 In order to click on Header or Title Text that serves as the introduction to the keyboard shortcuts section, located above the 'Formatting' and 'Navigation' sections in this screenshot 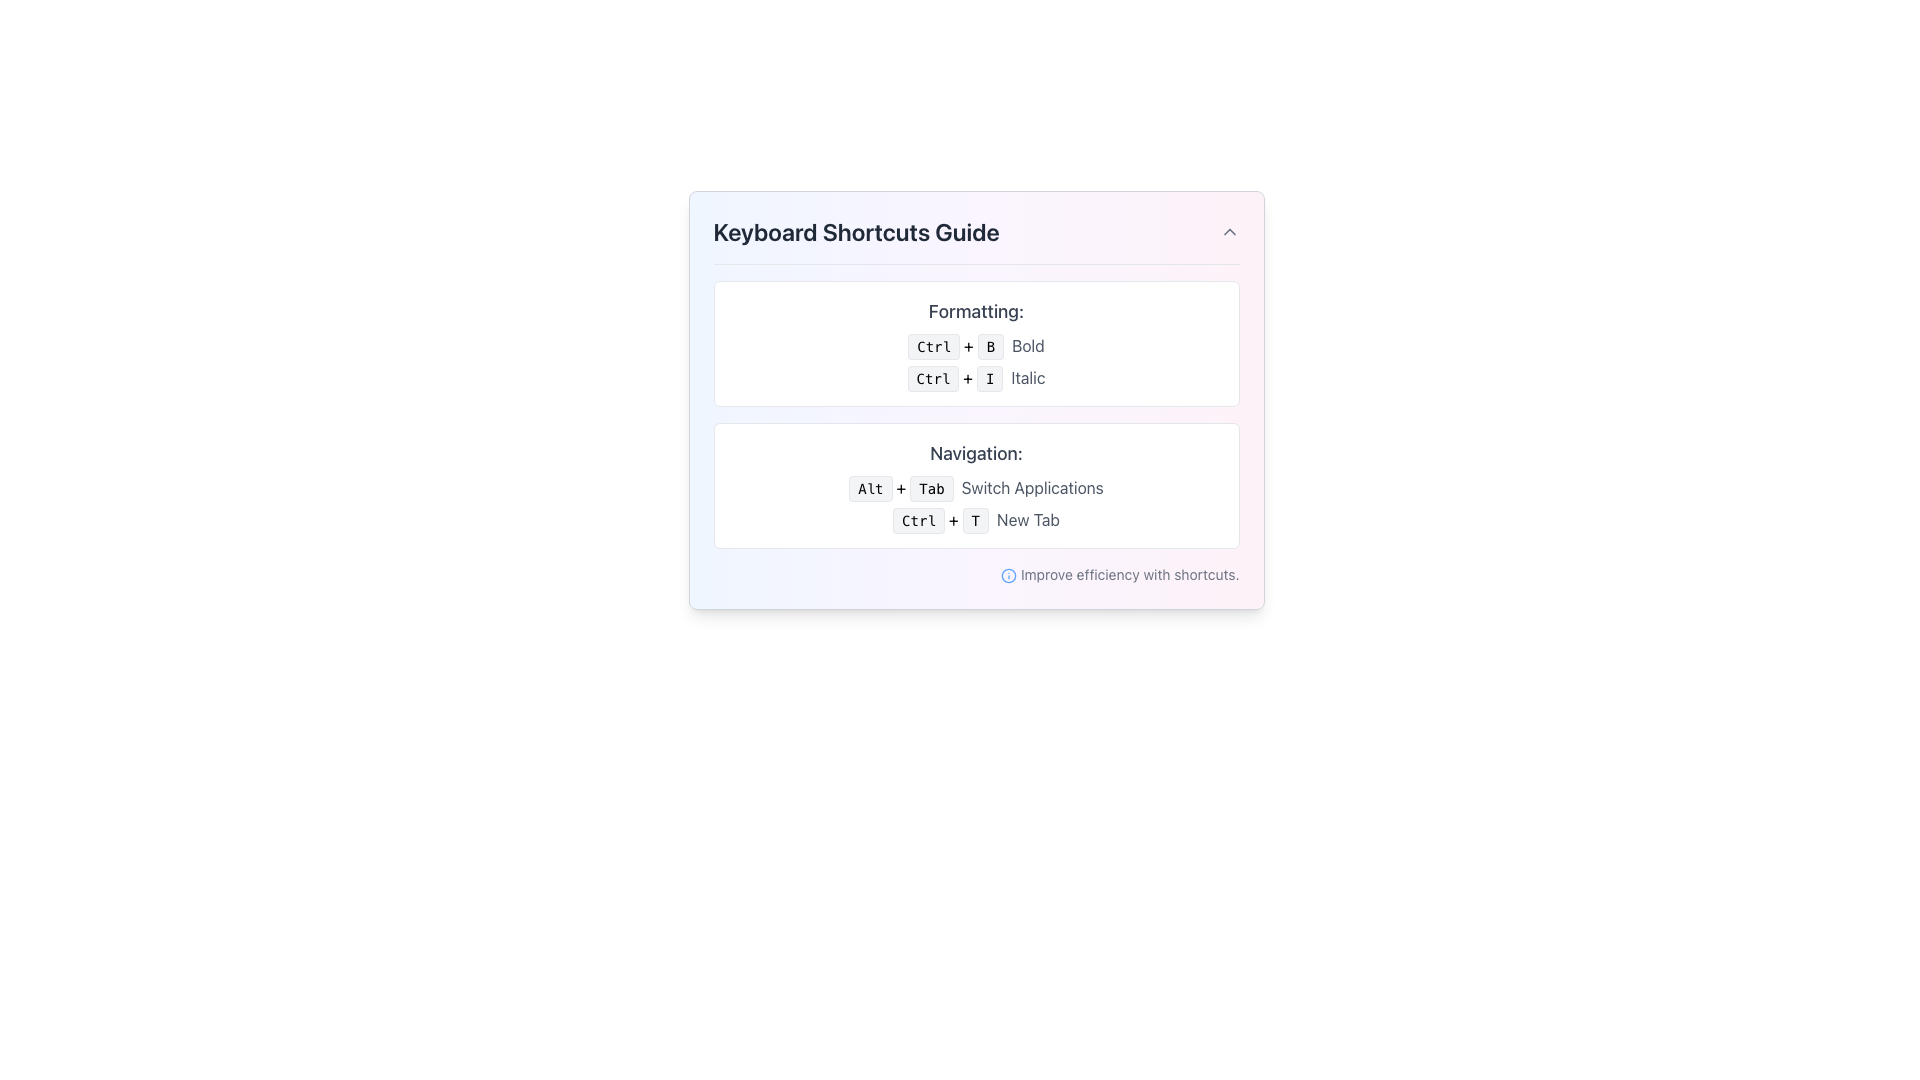, I will do `click(976, 239)`.